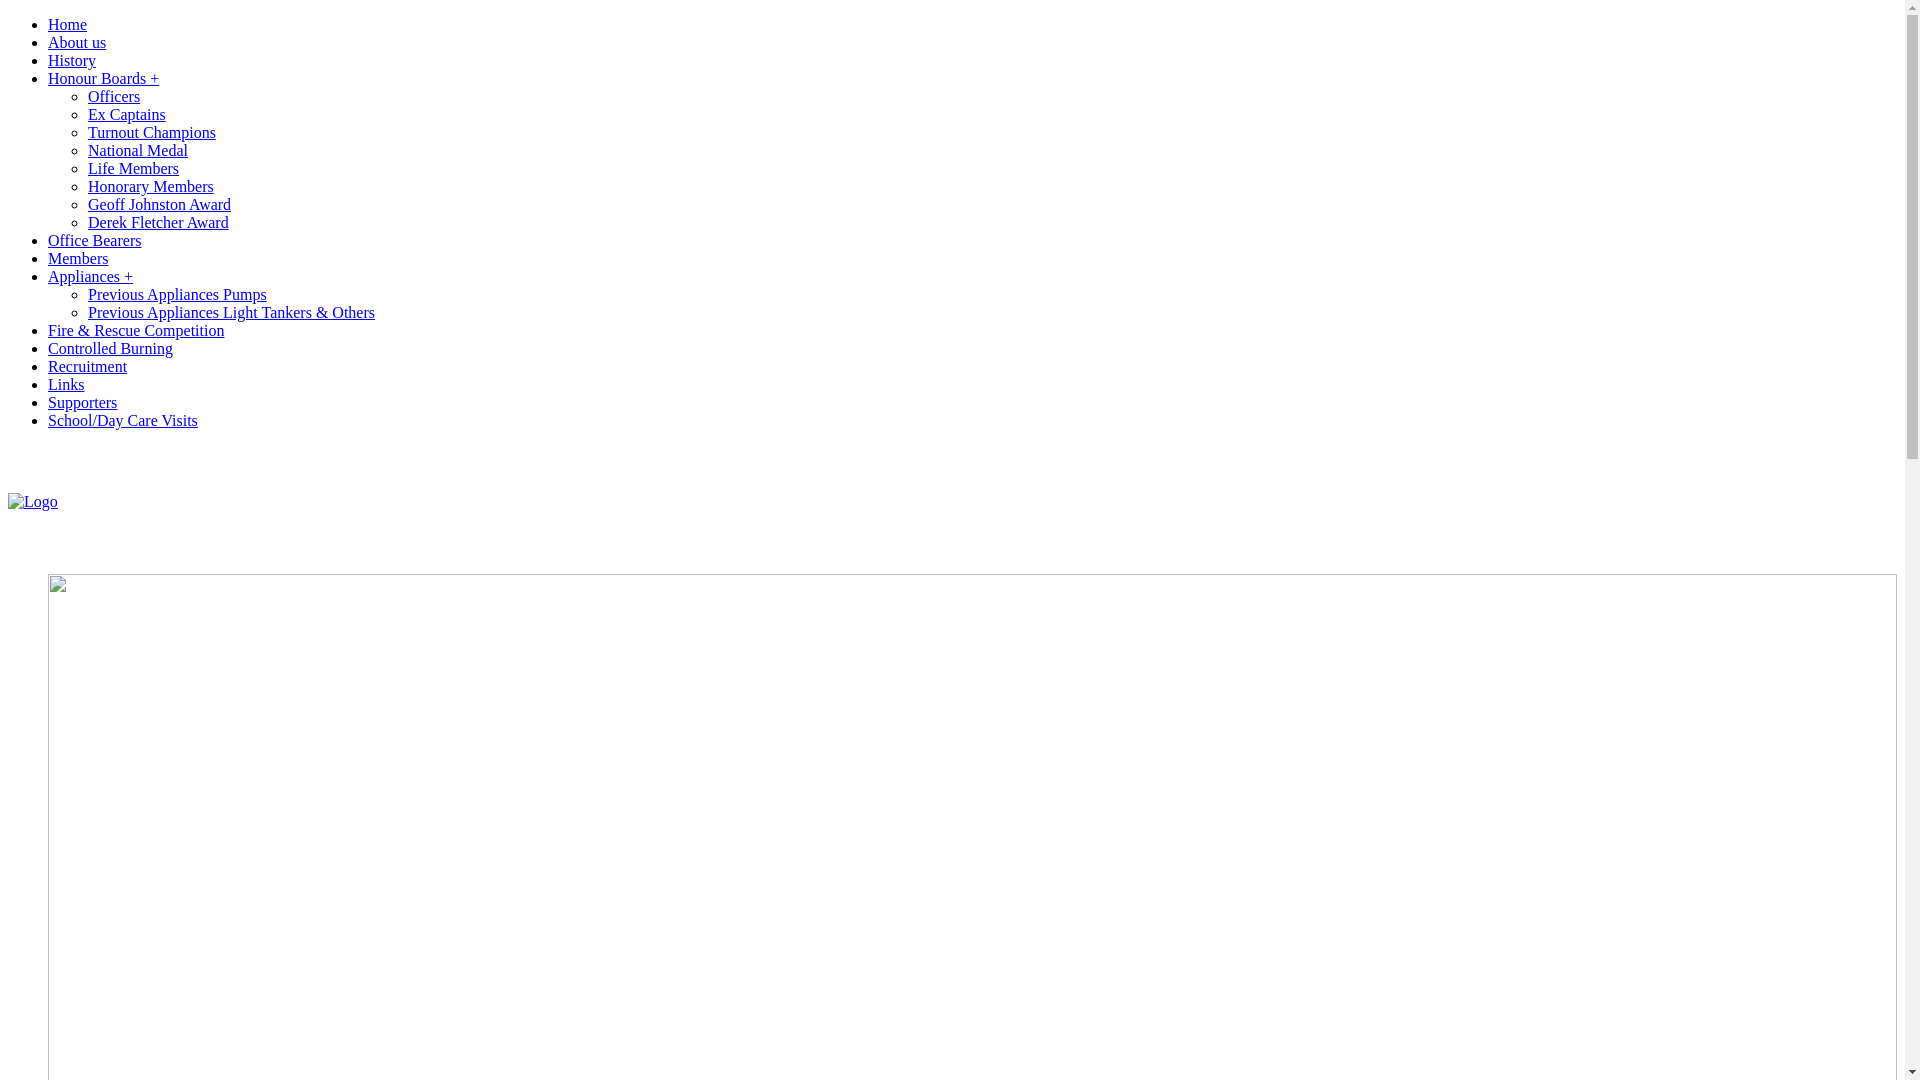 Image resolution: width=1920 pixels, height=1080 pixels. I want to click on 'National Medal', so click(137, 149).